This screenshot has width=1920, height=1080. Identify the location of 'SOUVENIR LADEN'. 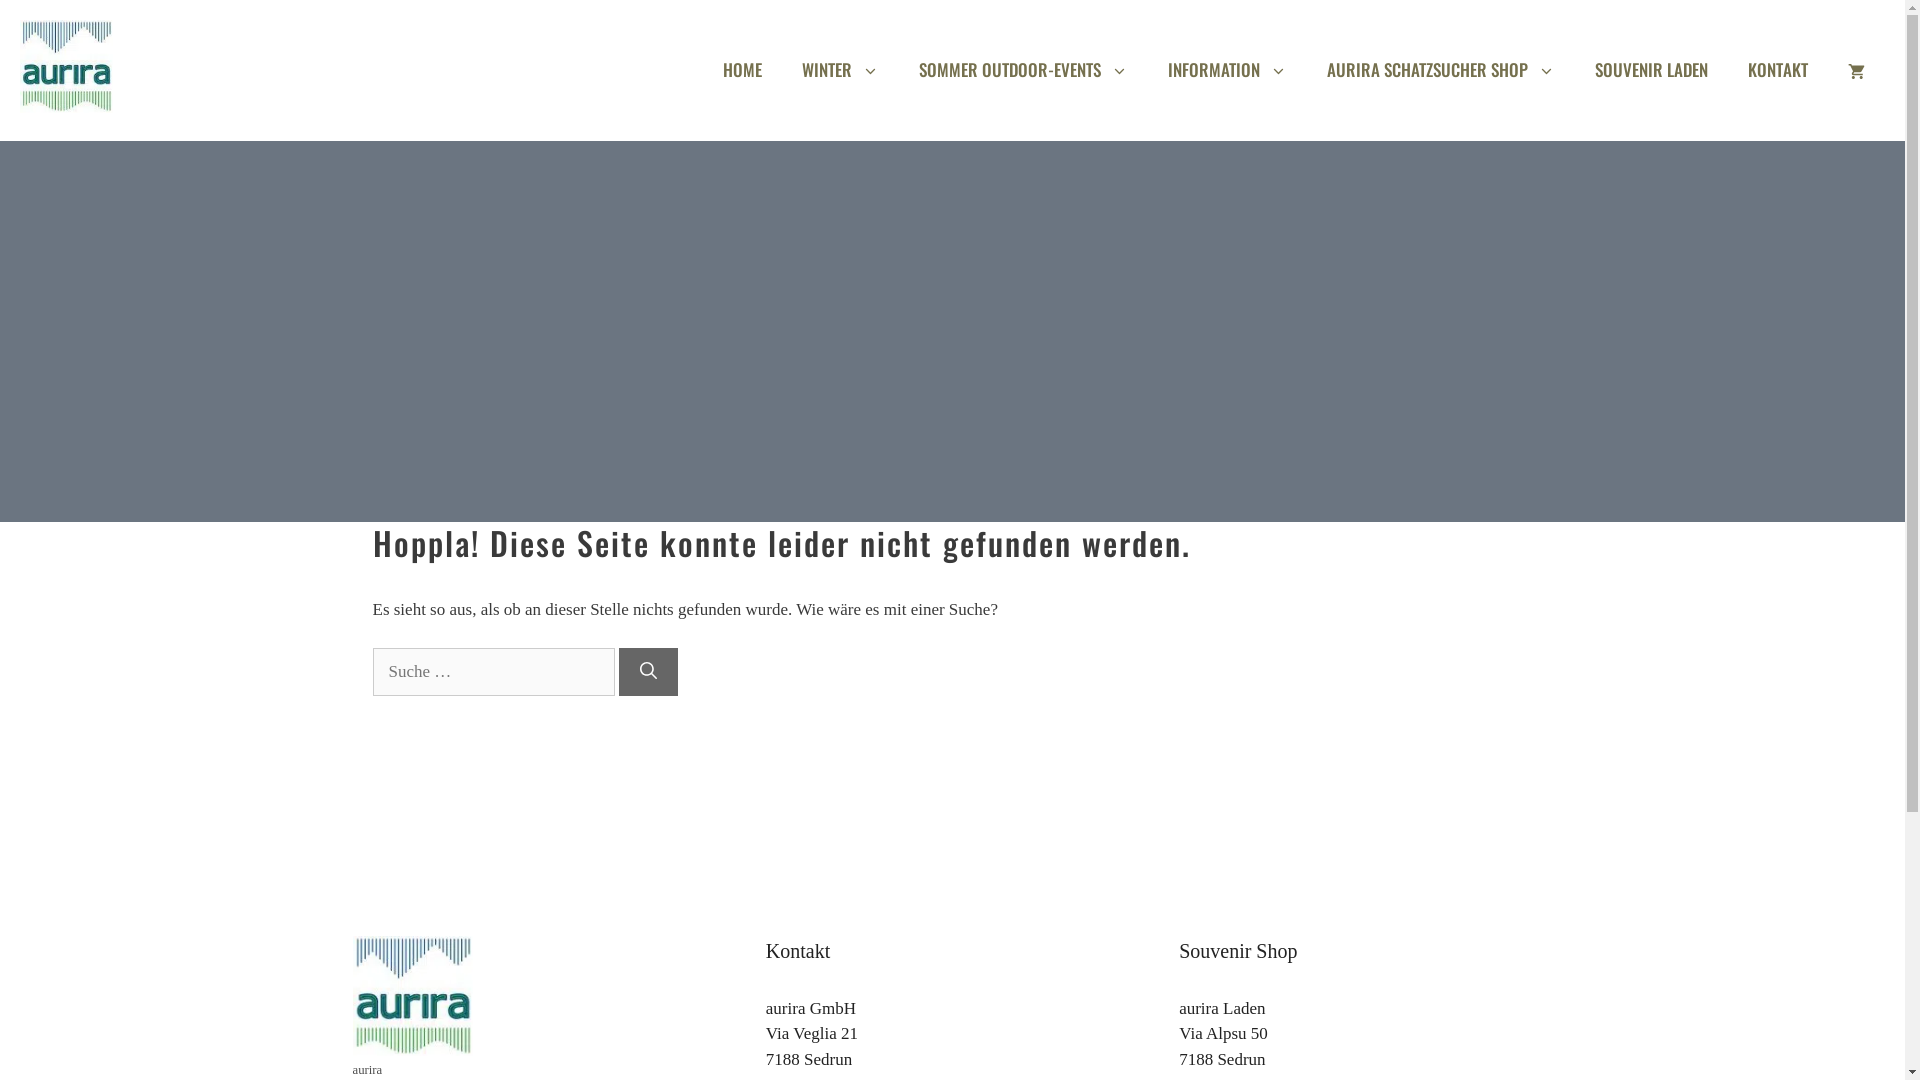
(1651, 68).